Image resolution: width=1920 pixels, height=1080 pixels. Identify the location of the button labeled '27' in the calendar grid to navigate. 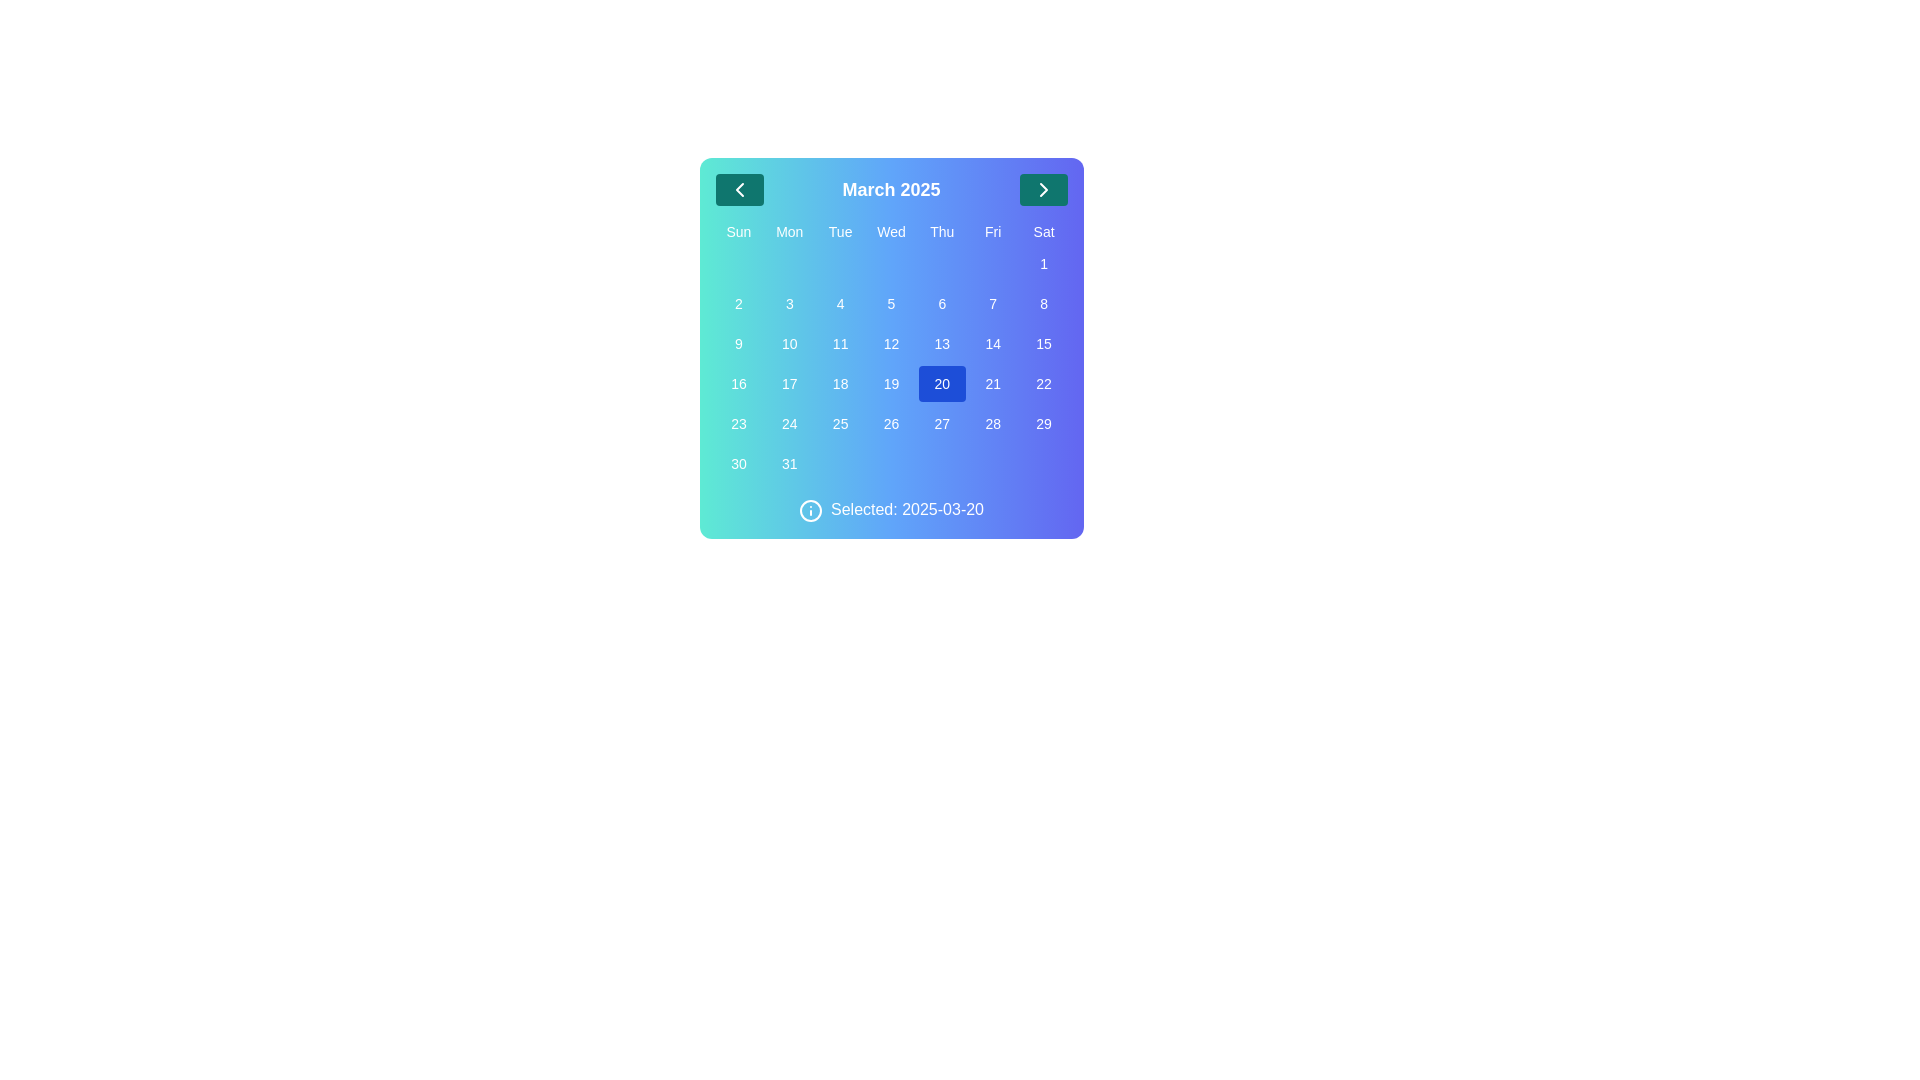
(941, 423).